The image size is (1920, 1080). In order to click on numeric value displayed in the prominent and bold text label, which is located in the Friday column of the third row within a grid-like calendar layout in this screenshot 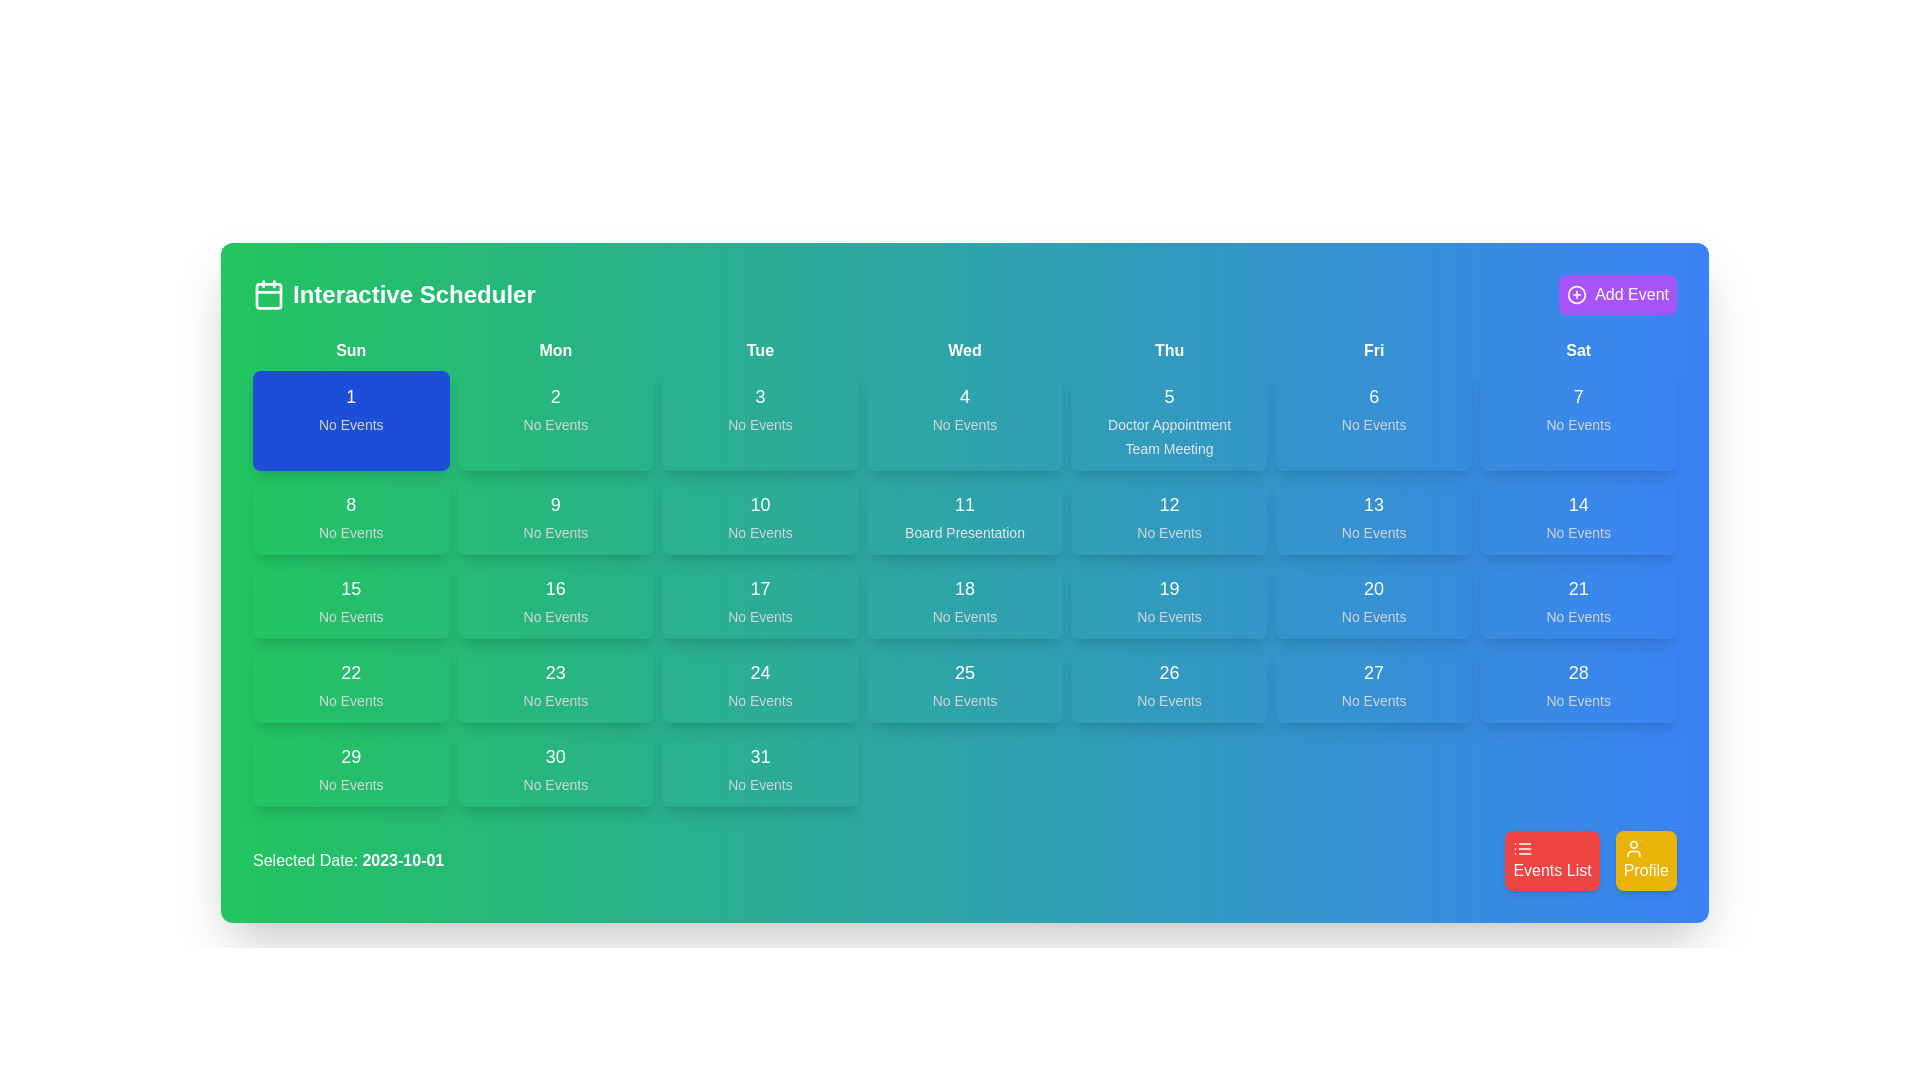, I will do `click(1373, 588)`.